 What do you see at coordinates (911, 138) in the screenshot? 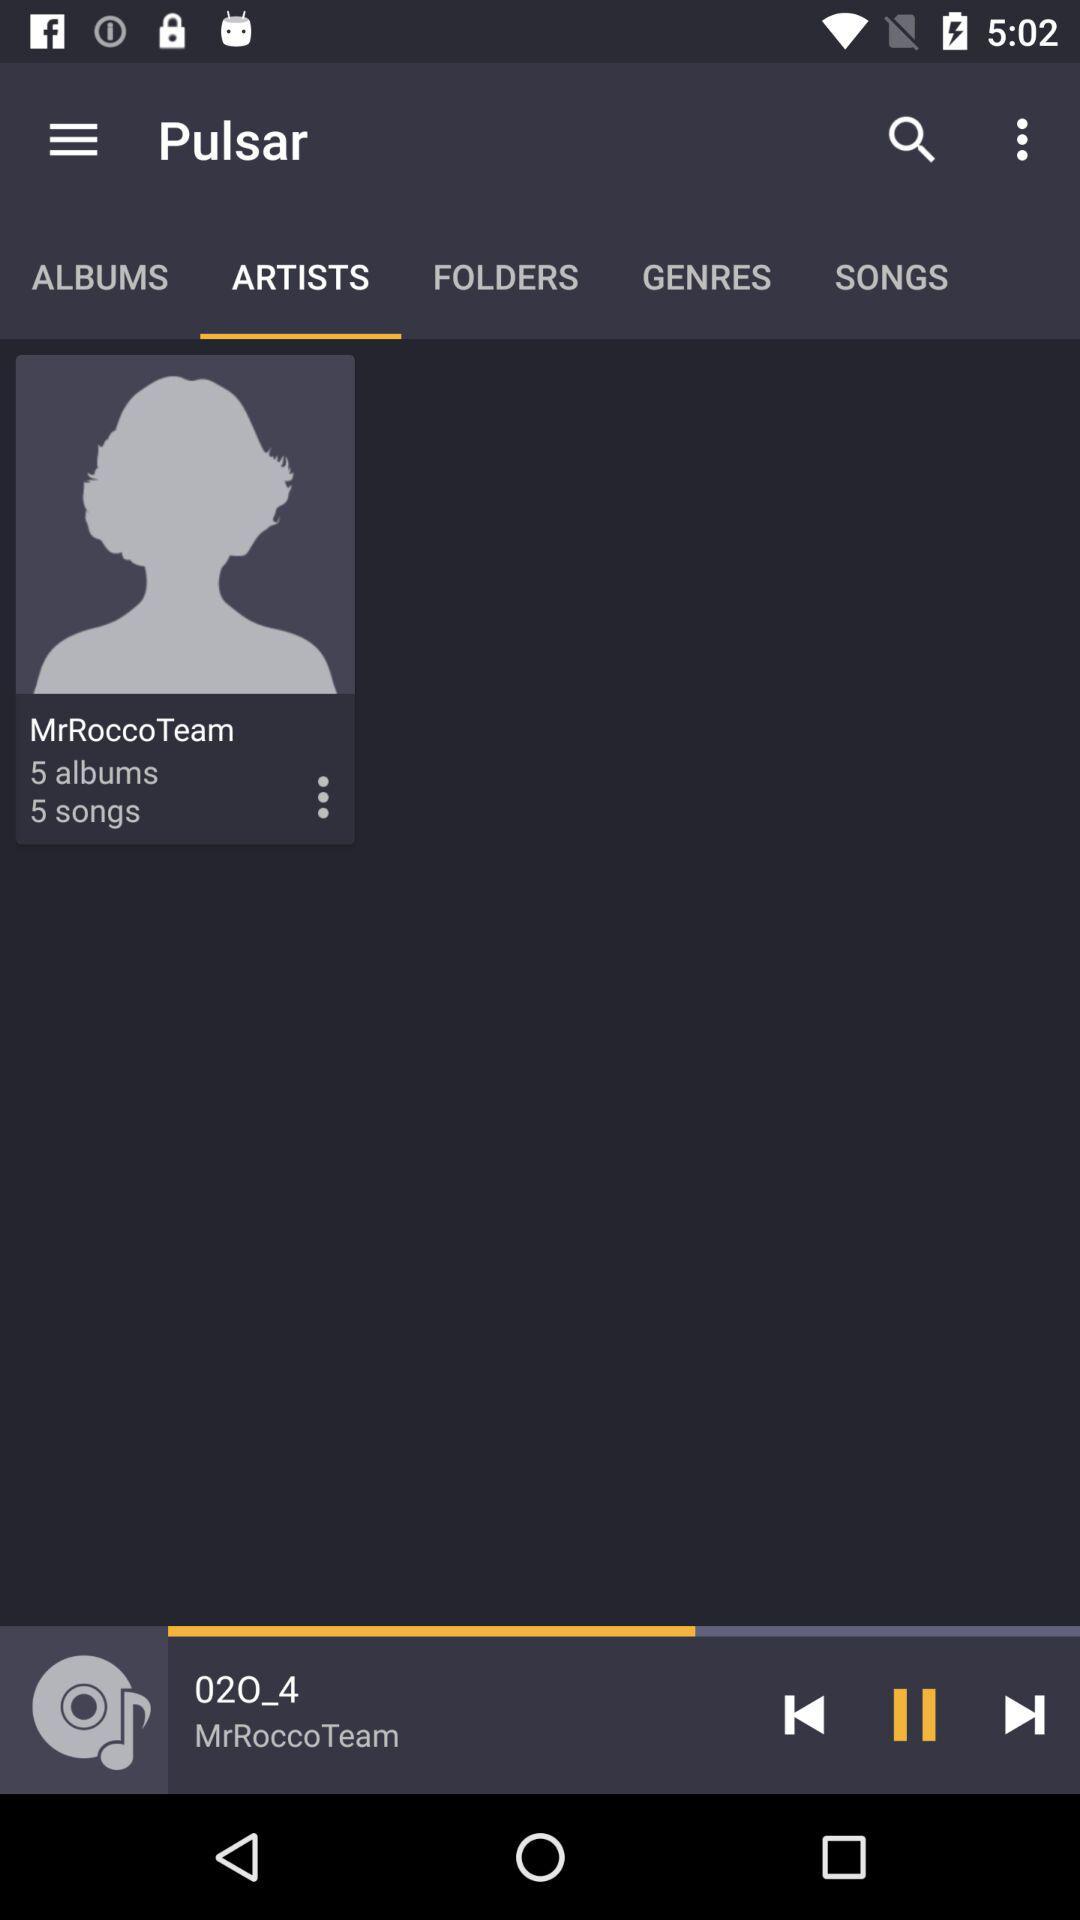
I see `item next to pulsar icon` at bounding box center [911, 138].